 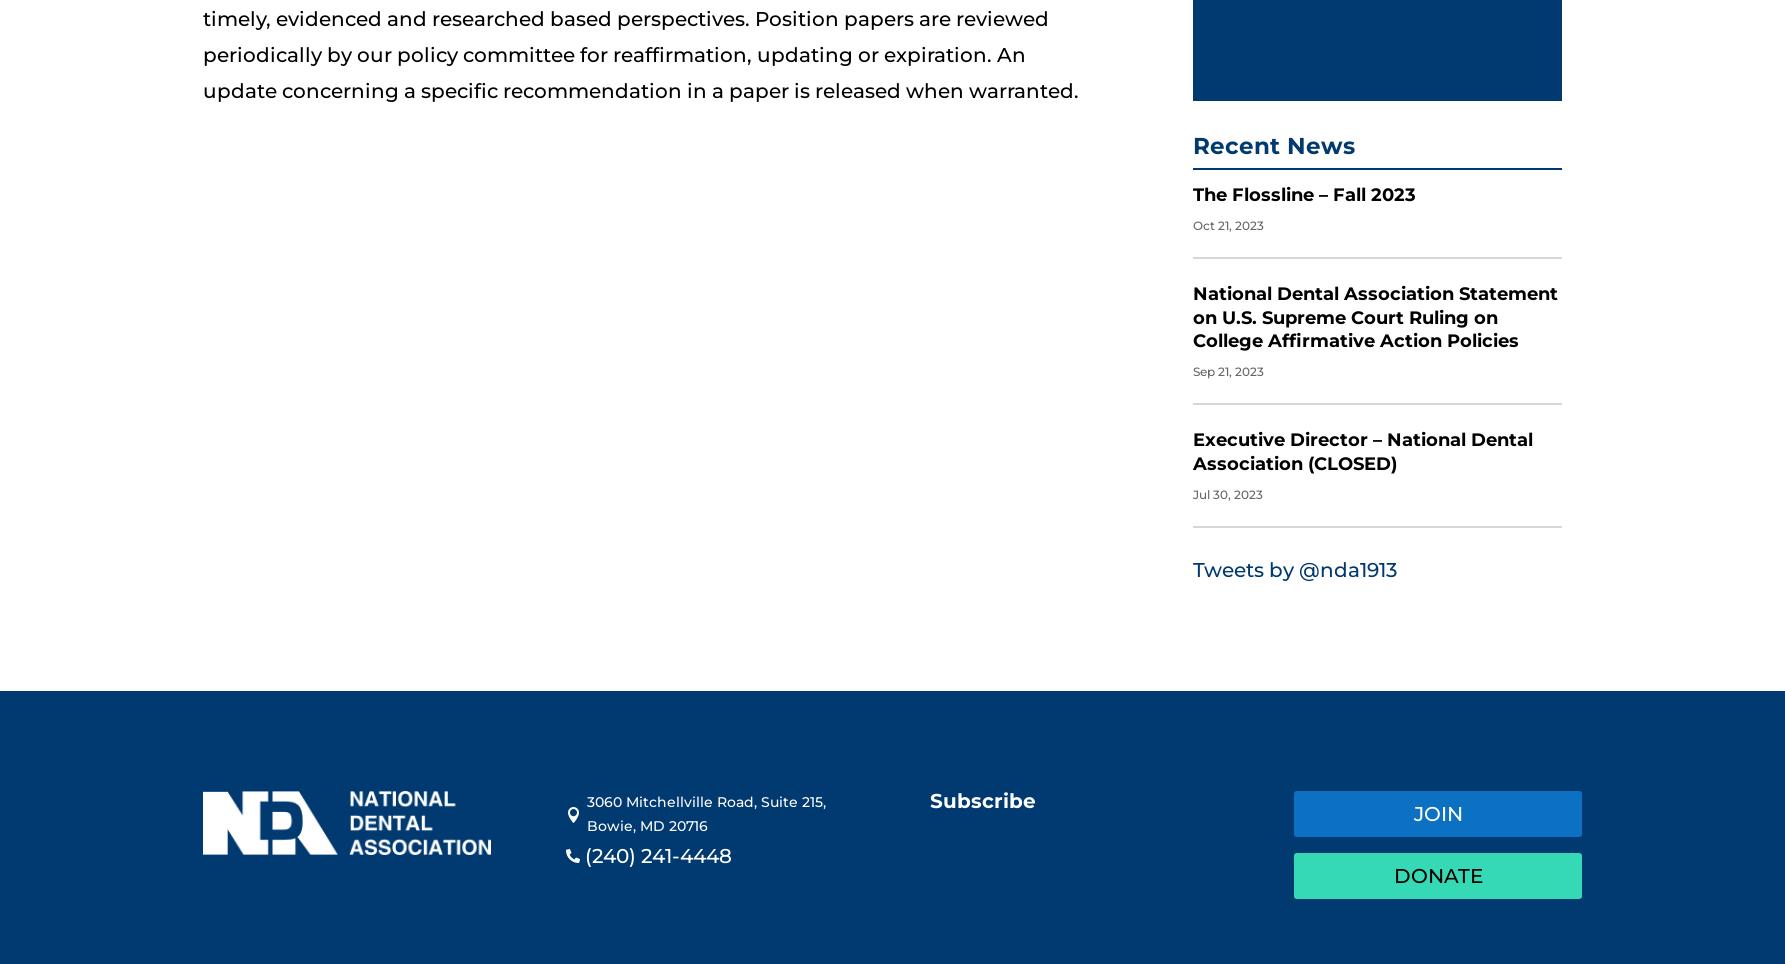 I want to click on 'Jul 30, 2023', so click(x=1227, y=474).